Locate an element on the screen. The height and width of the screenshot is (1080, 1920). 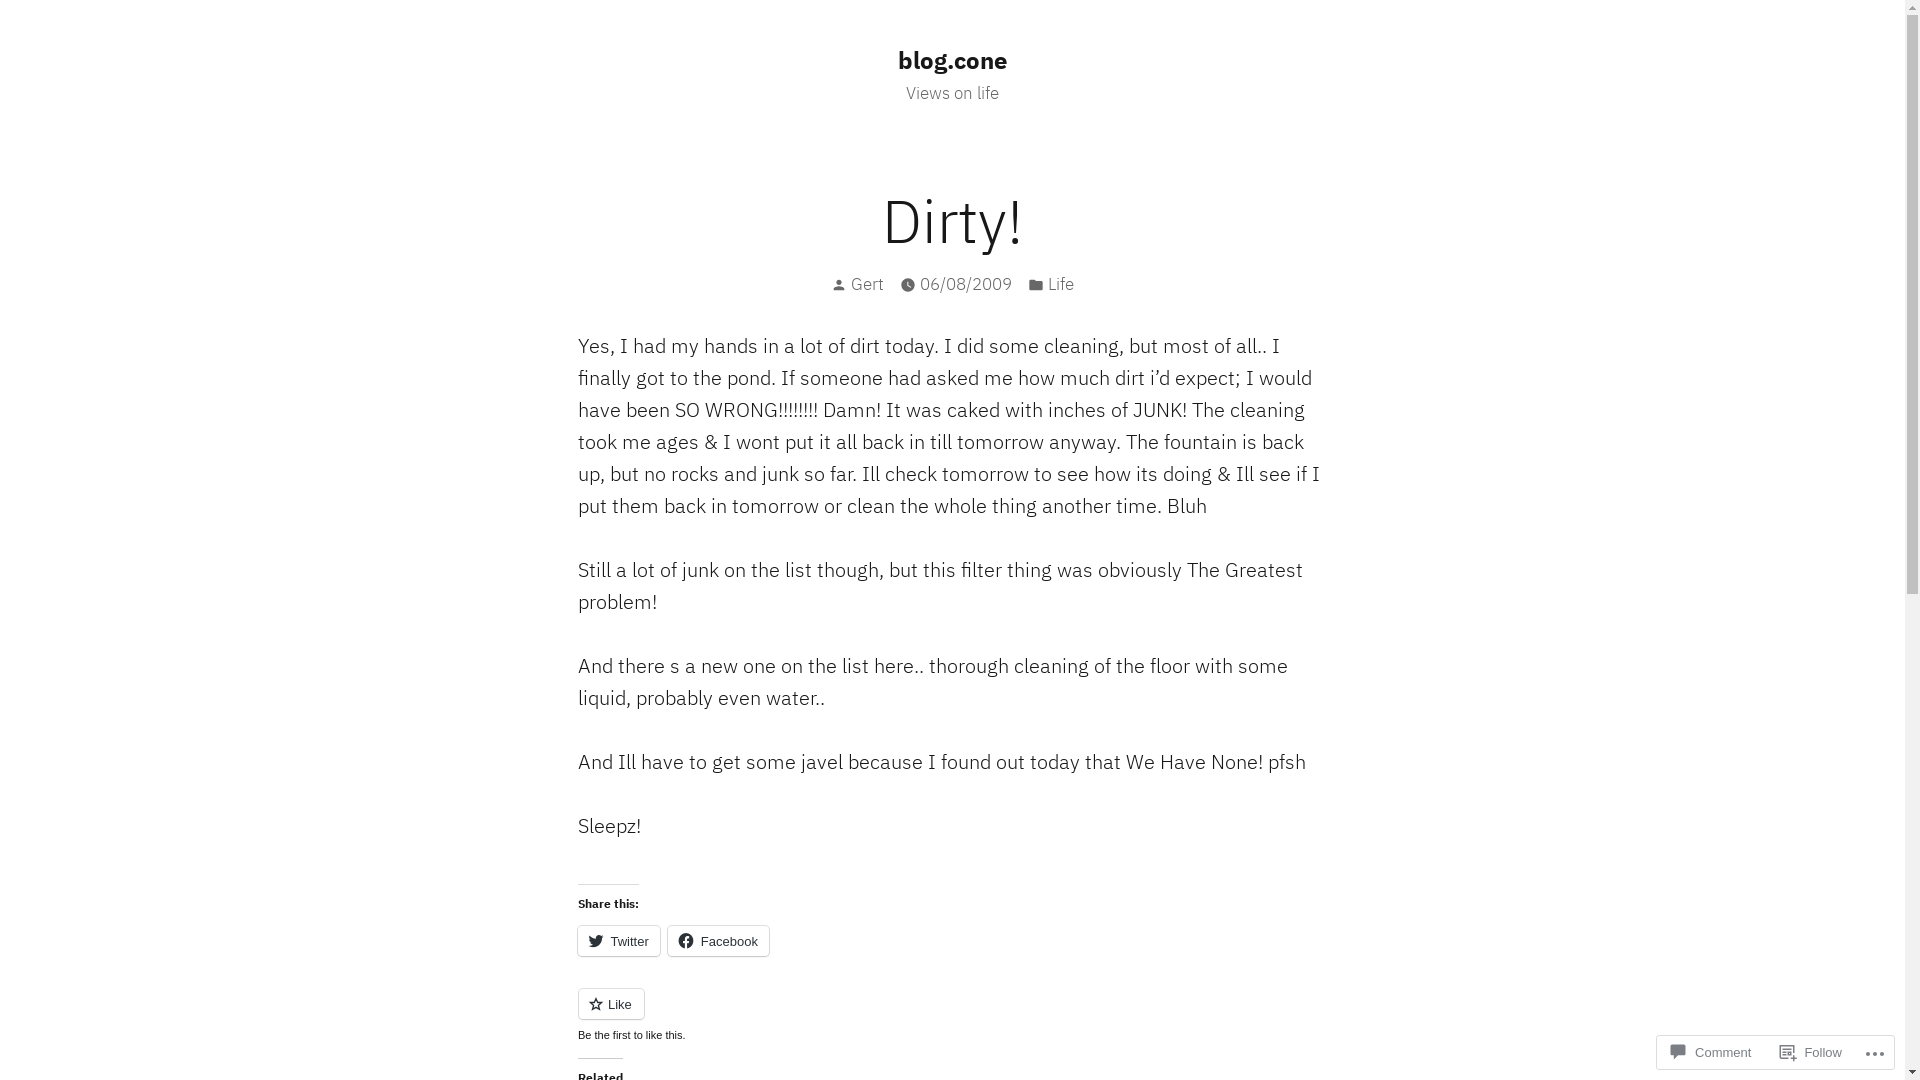
'06/08/2009' is located at coordinates (965, 284).